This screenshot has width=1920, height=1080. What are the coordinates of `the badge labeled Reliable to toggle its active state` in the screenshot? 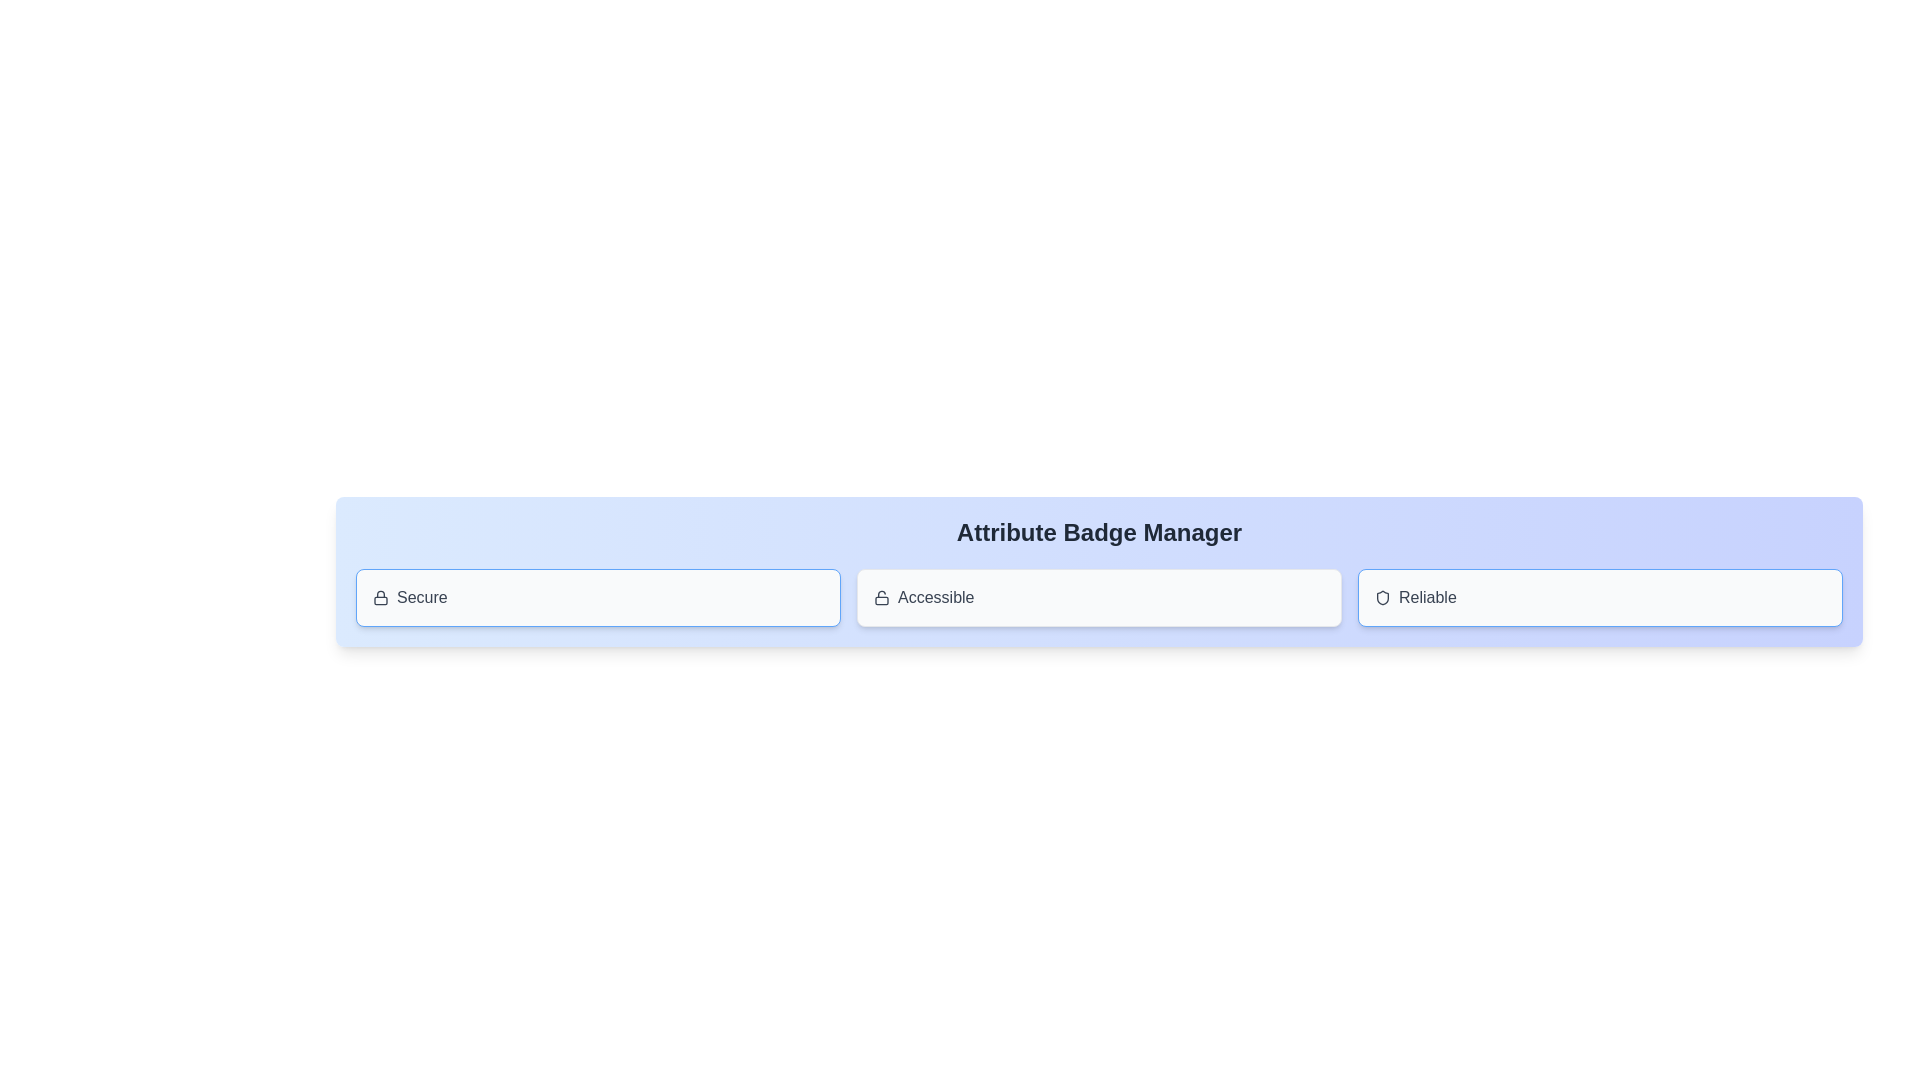 It's located at (1600, 596).